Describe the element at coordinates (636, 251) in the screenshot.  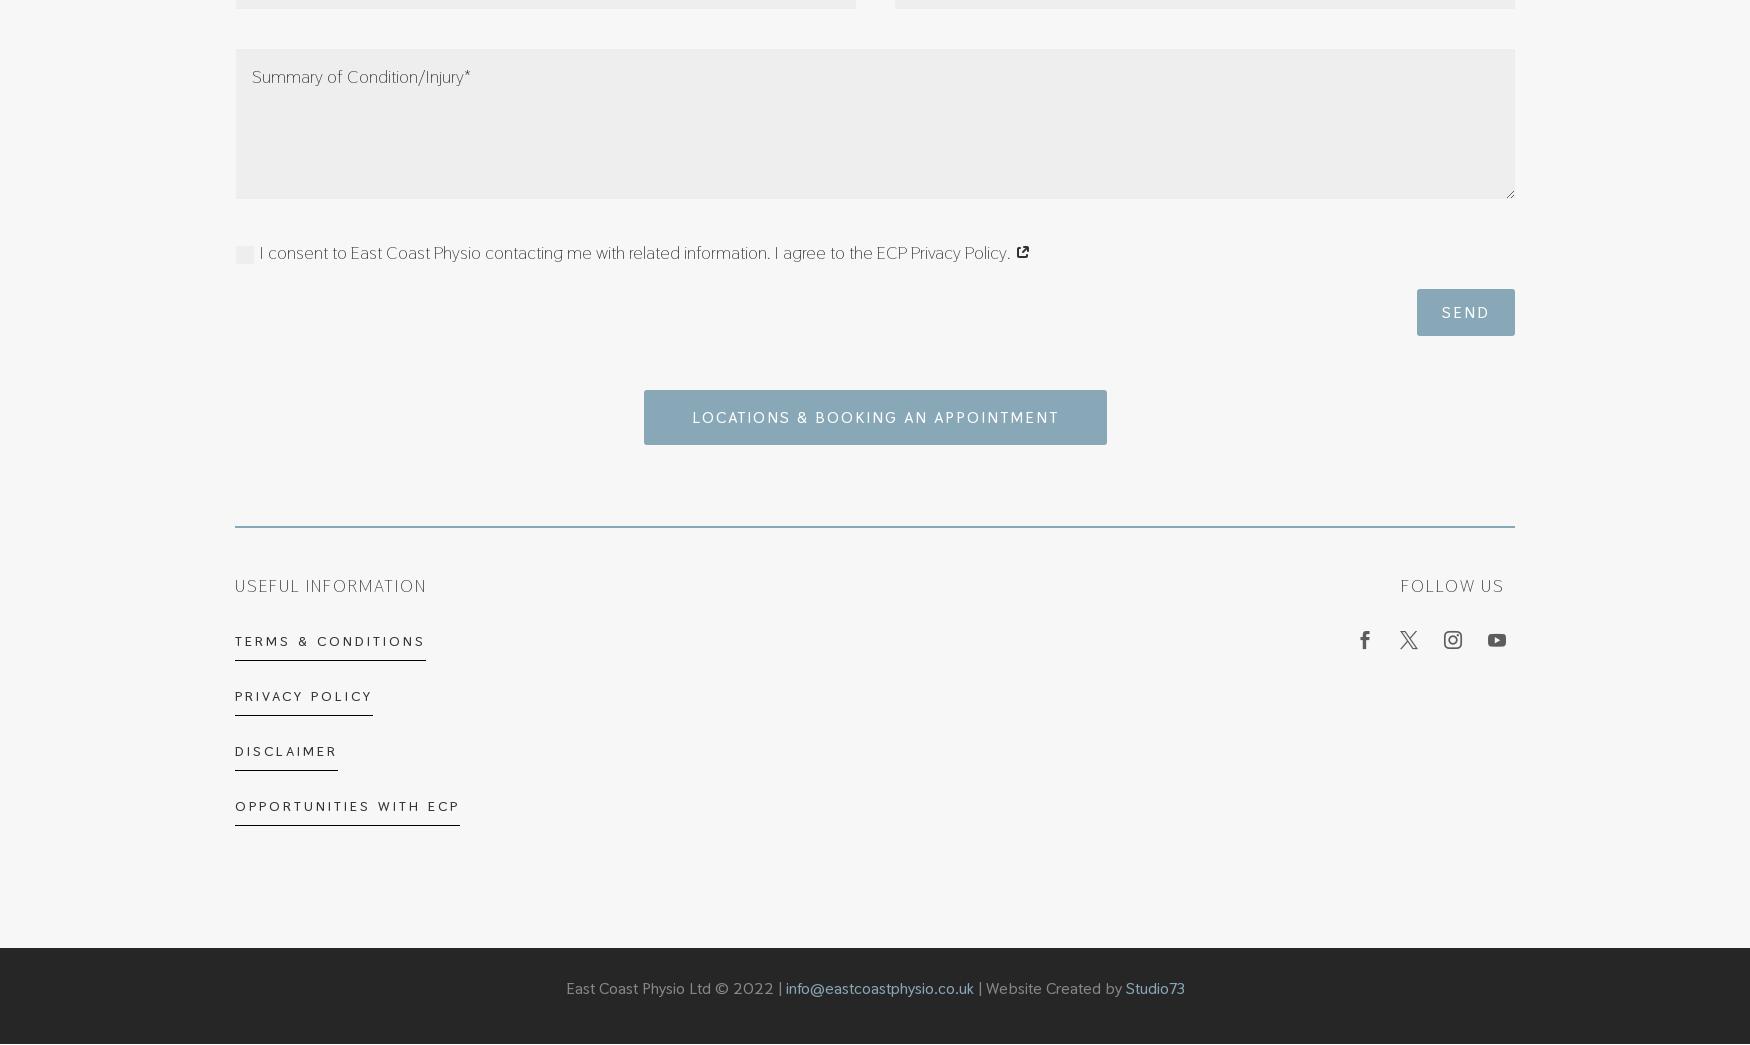
I see `'I consent to East Coast Physio contacting me with related information. I agree to the ECP Privacy Policy.'` at that location.